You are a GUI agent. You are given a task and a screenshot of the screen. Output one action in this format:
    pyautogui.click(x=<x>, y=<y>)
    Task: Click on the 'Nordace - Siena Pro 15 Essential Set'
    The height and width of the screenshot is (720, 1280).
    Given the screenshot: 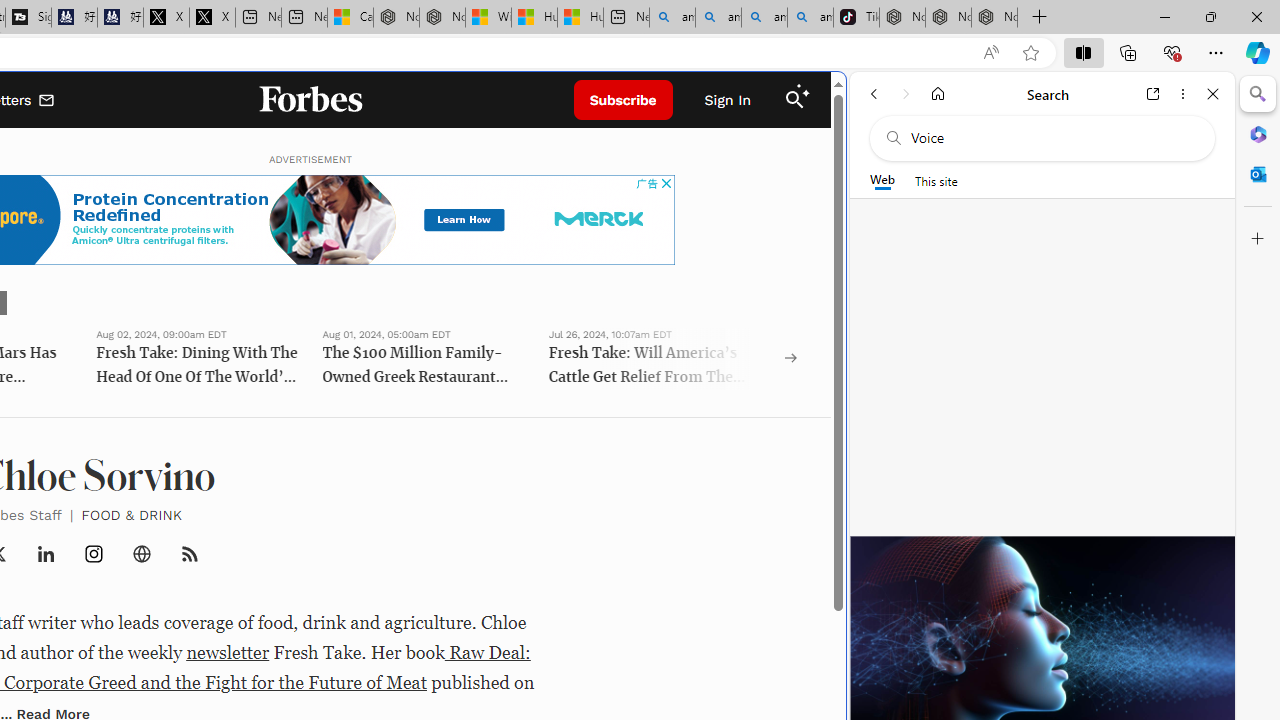 What is the action you would take?
    pyautogui.click(x=994, y=17)
    